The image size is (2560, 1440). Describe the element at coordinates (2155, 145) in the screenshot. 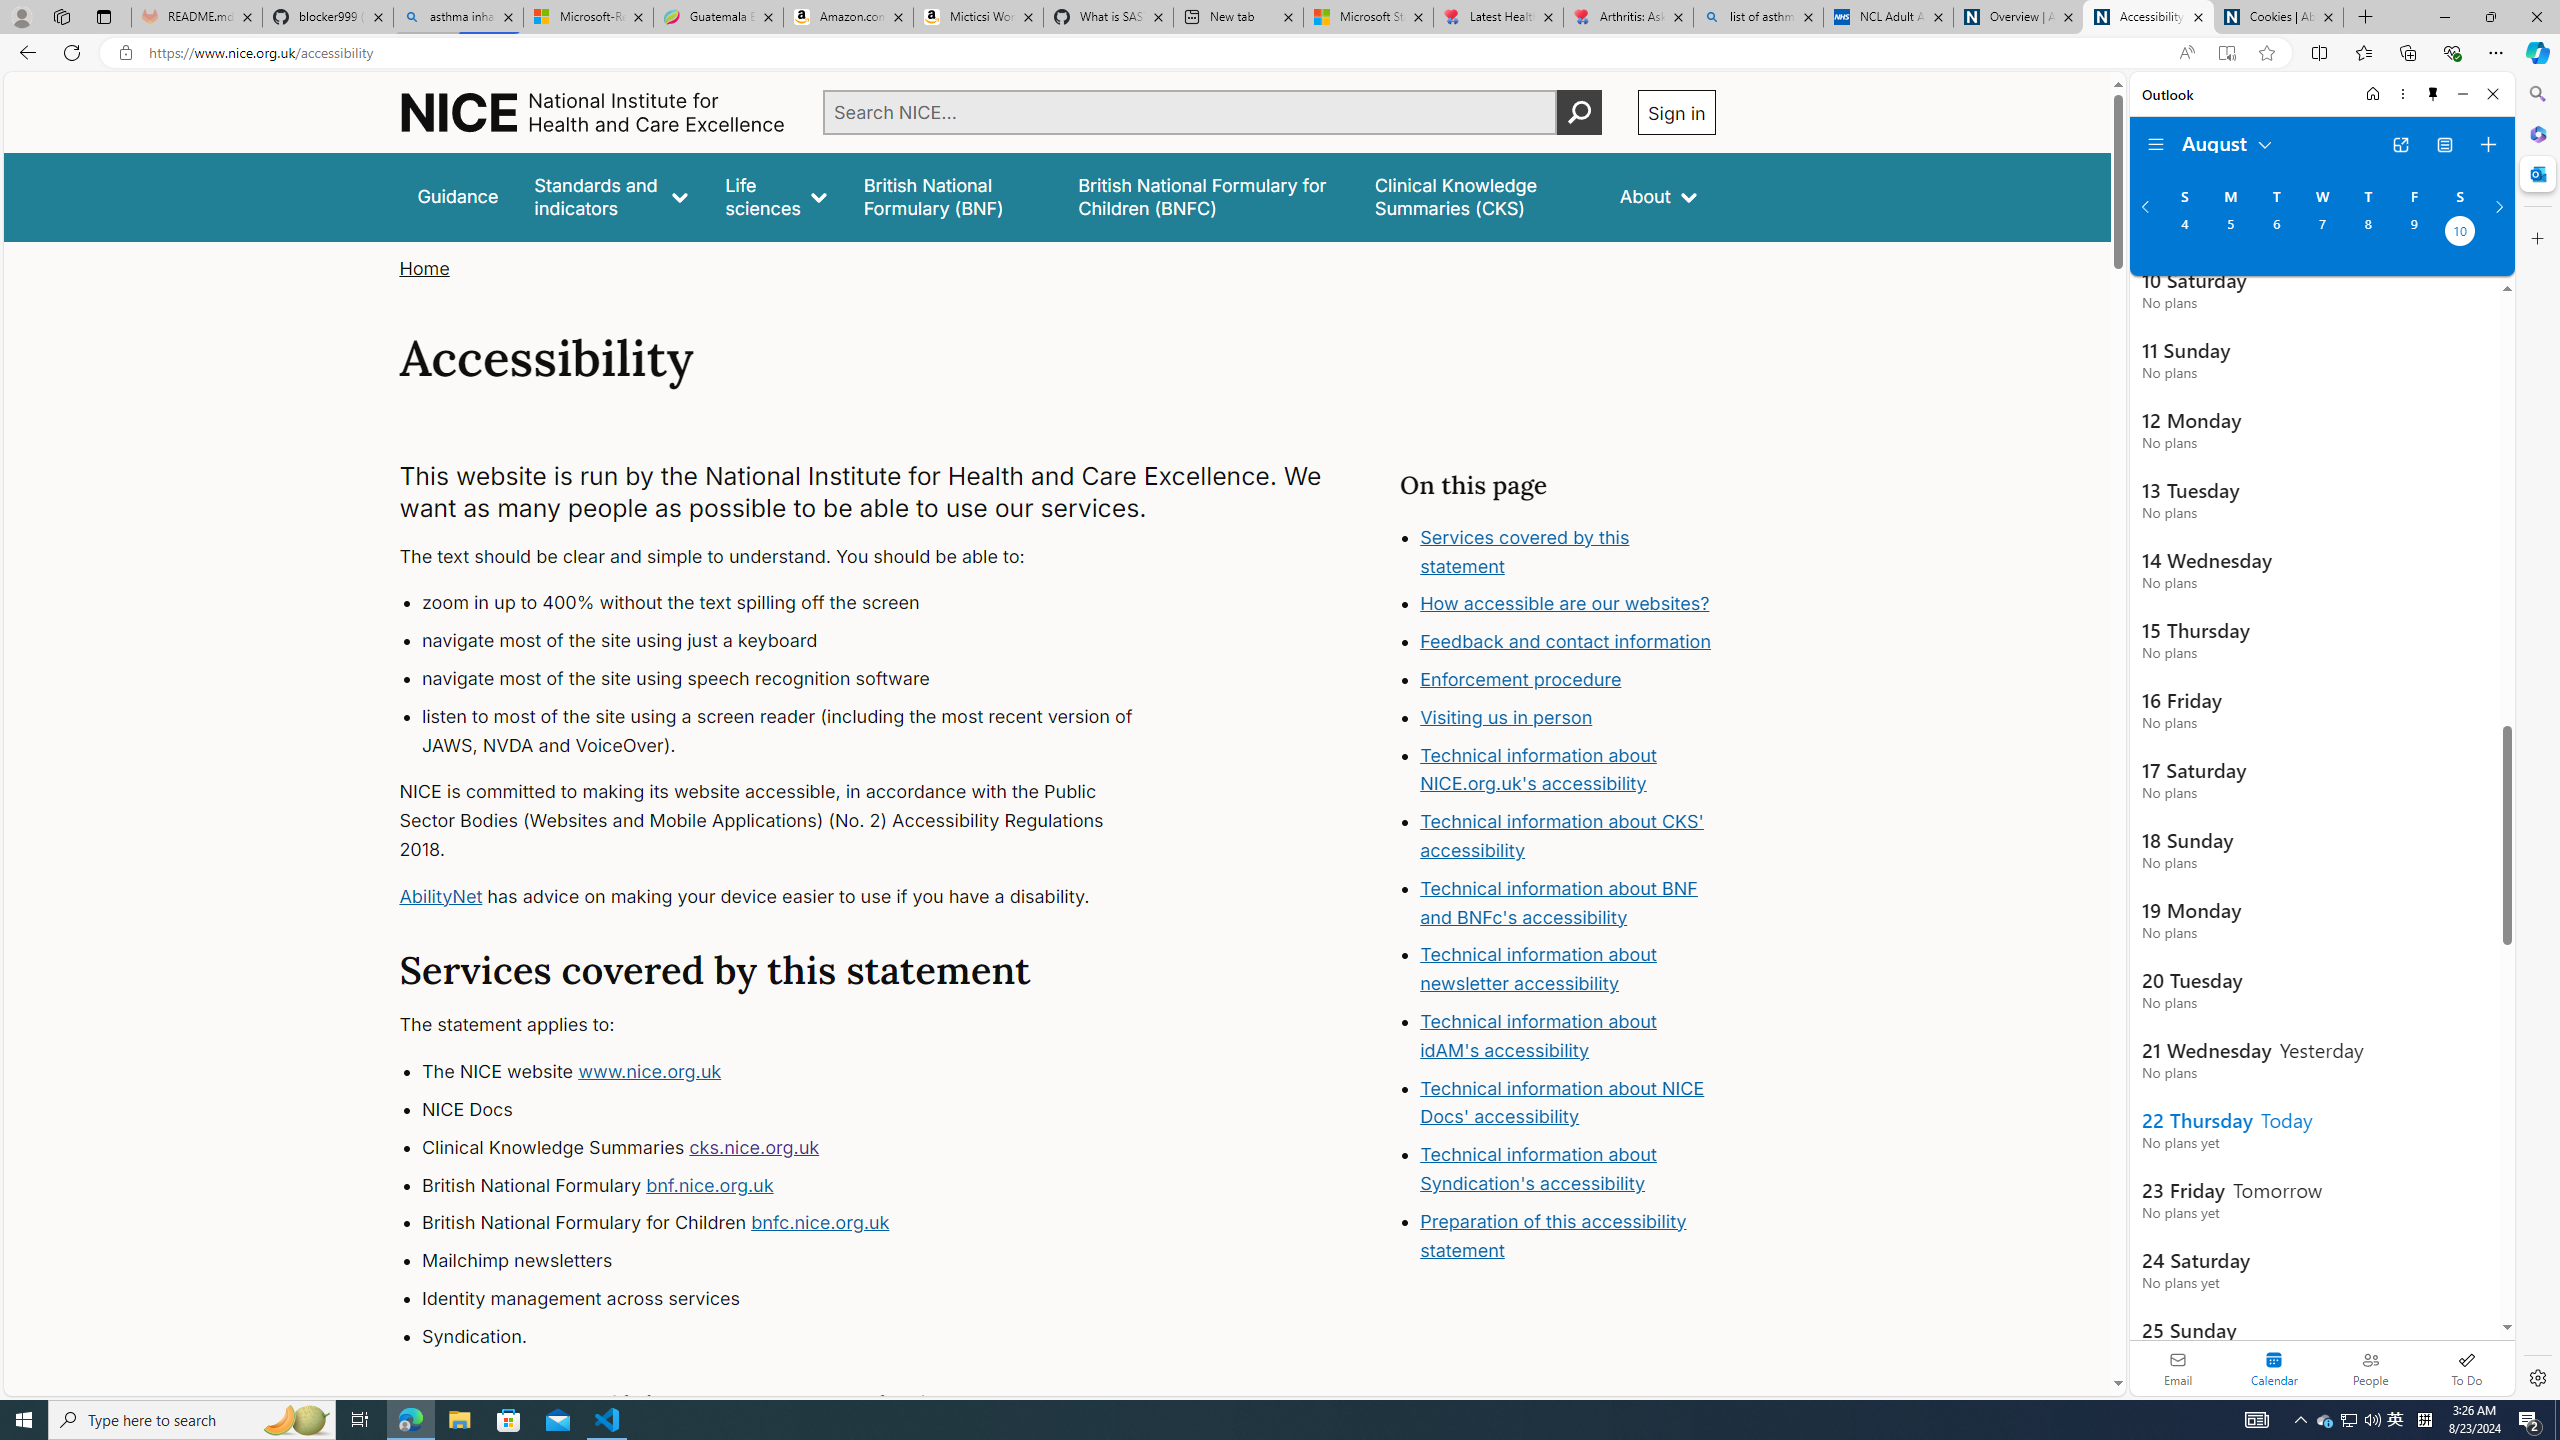

I see `'Folder navigation'` at that location.